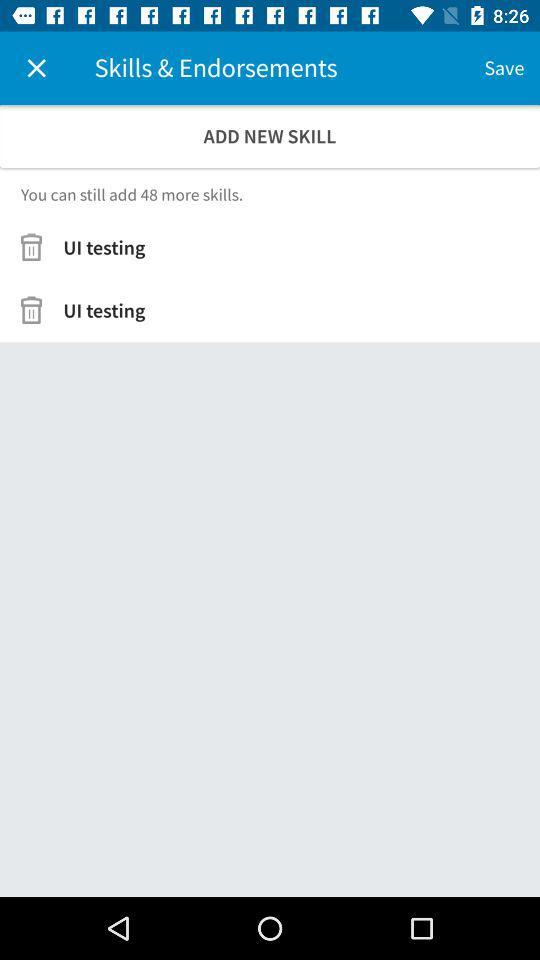 The height and width of the screenshot is (960, 540). What do you see at coordinates (36, 68) in the screenshot?
I see `icon next to the skills & endorsements item` at bounding box center [36, 68].